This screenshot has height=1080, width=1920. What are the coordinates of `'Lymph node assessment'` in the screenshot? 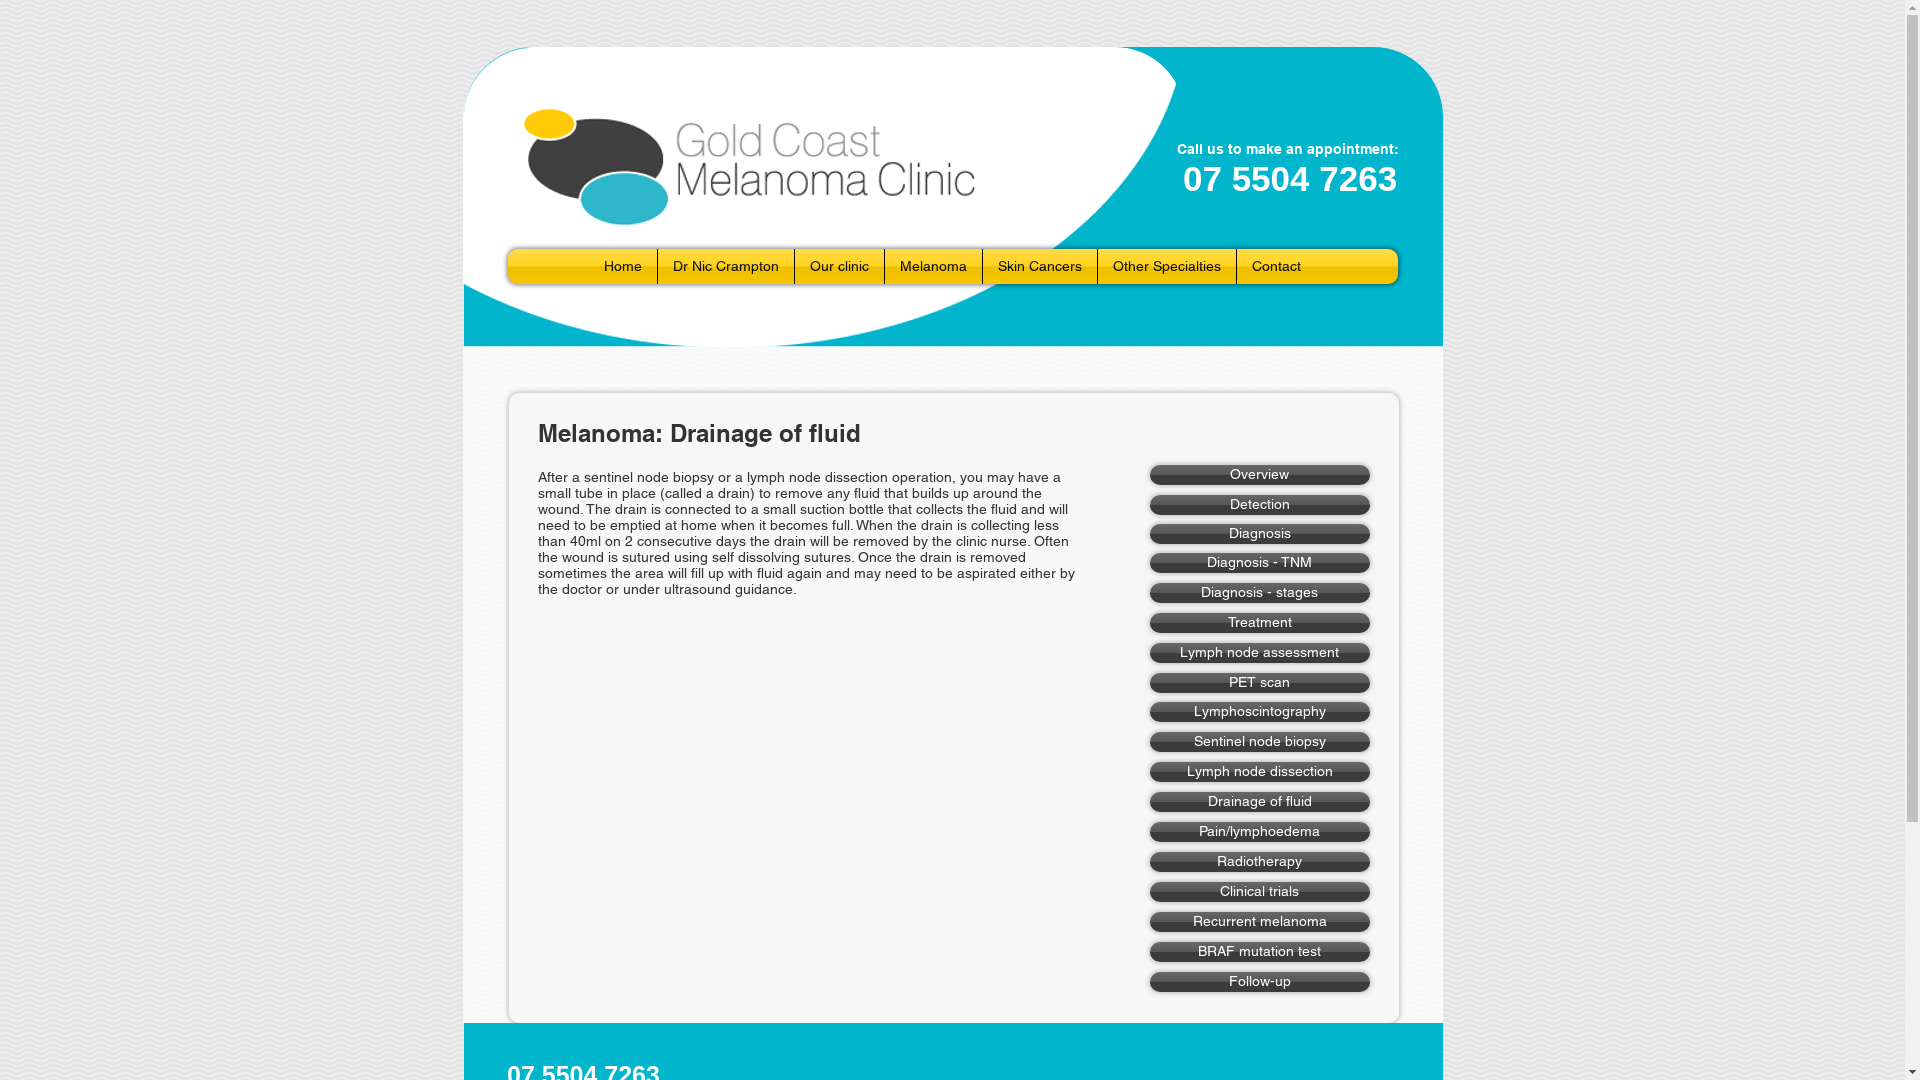 It's located at (1258, 652).